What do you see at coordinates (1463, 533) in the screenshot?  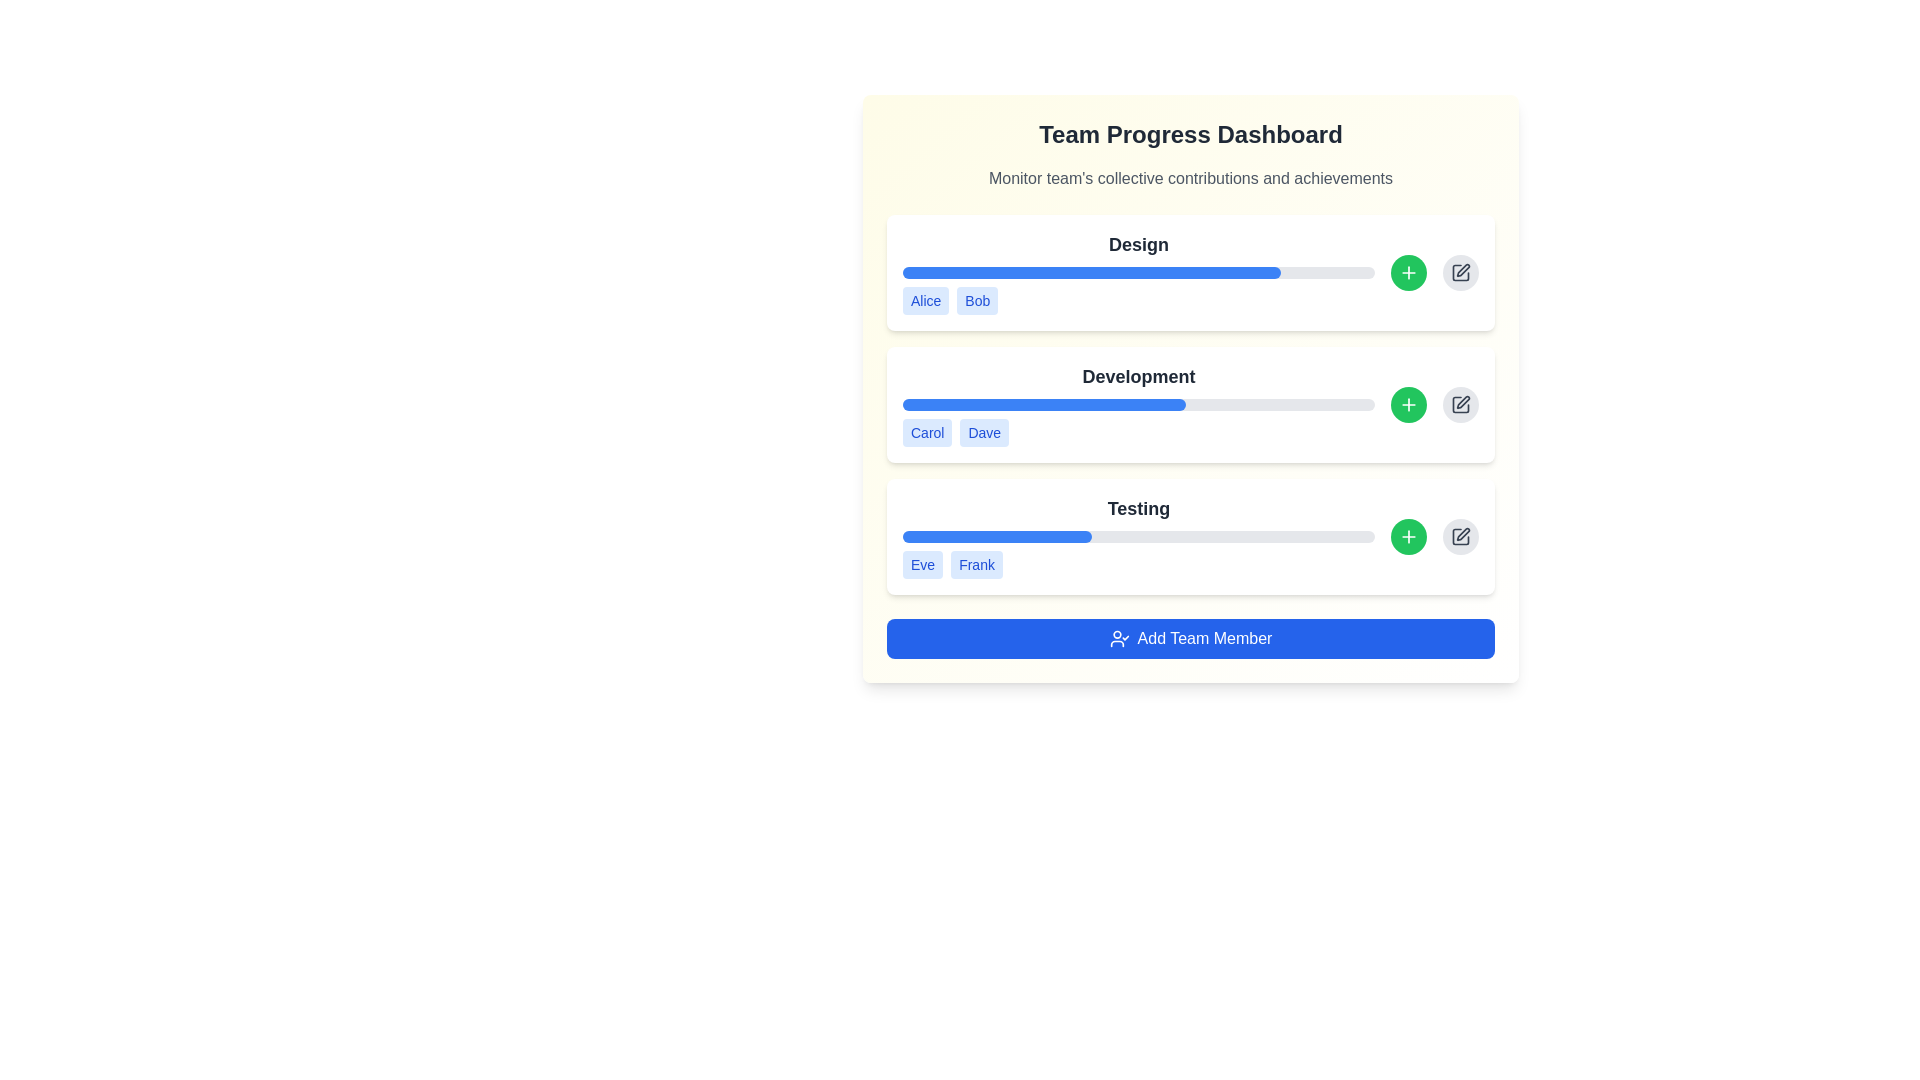 I see `the editing icon located in the lower-right section of the 'Testing' panel of the dashboard` at bounding box center [1463, 533].